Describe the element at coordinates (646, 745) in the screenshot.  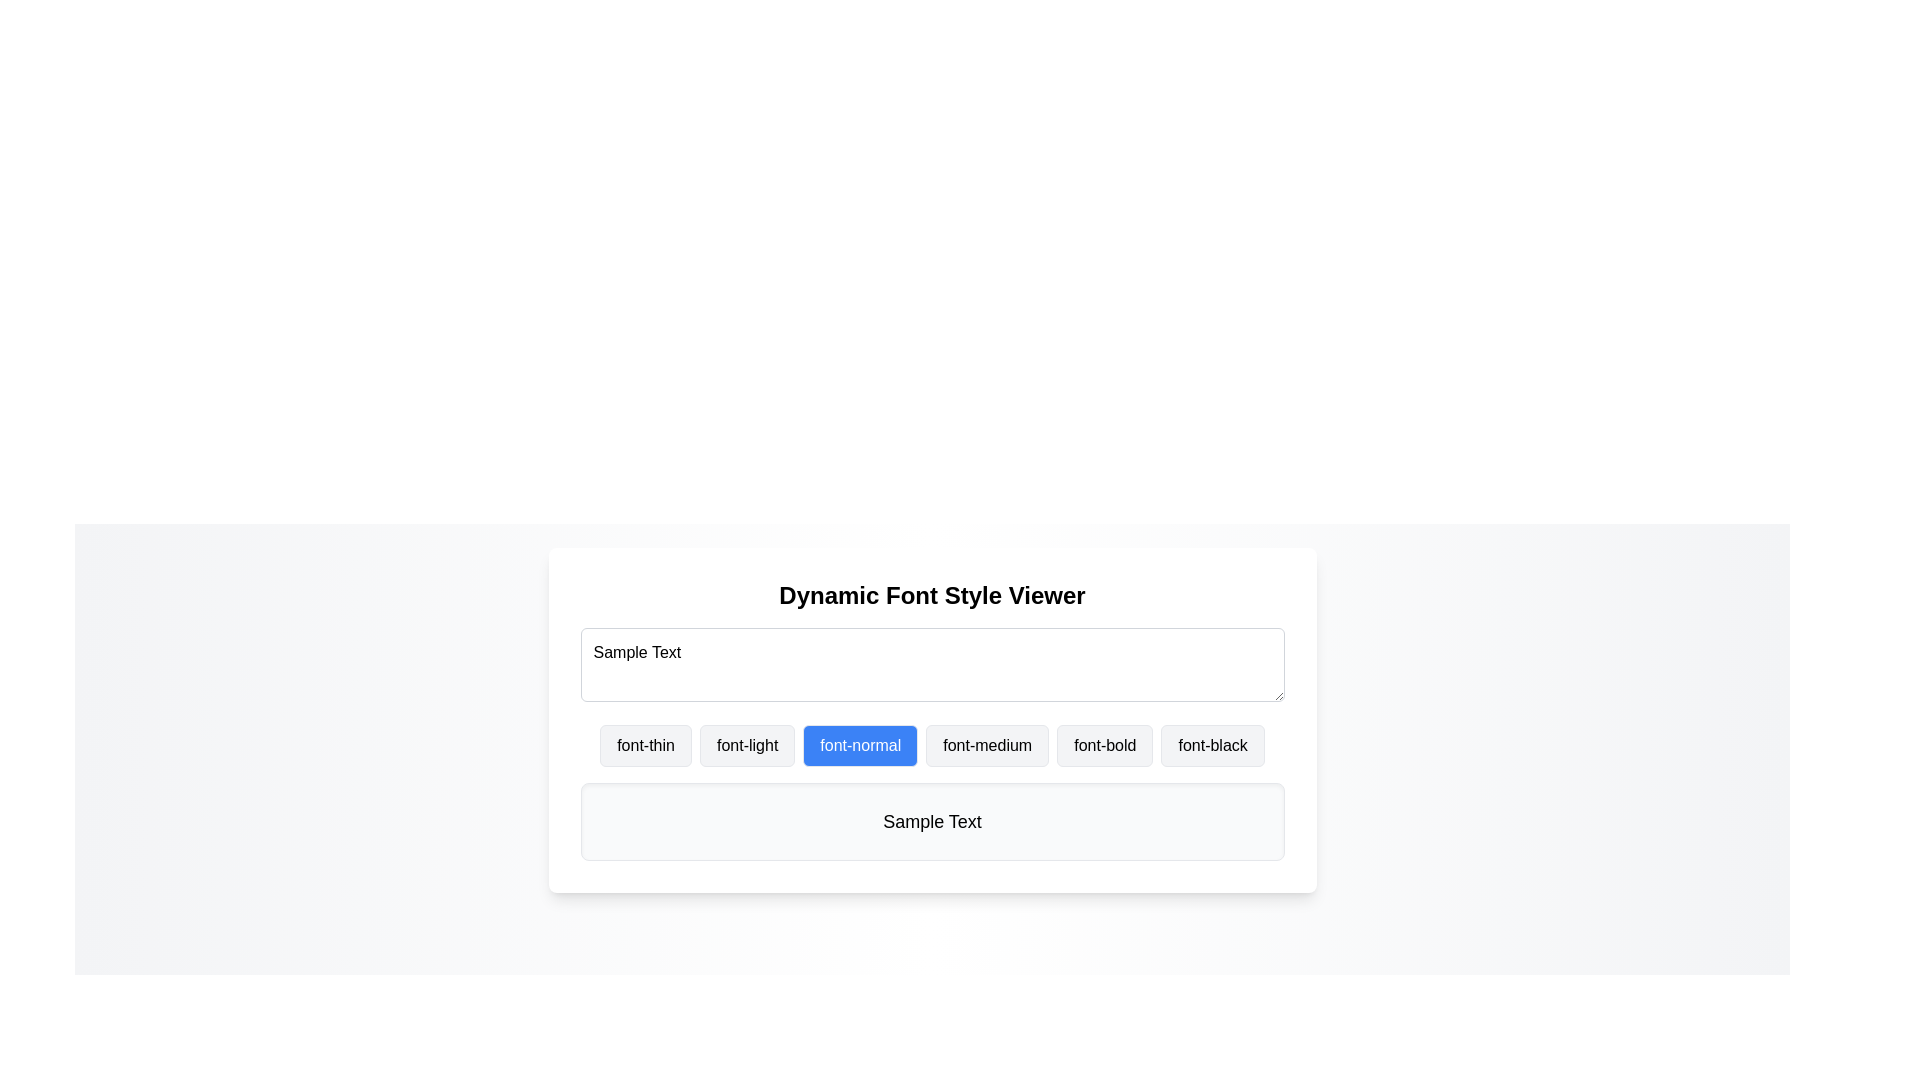
I see `the leftmost button styled with rounded corners and a light gray background that contains the text 'font-thin'` at that location.